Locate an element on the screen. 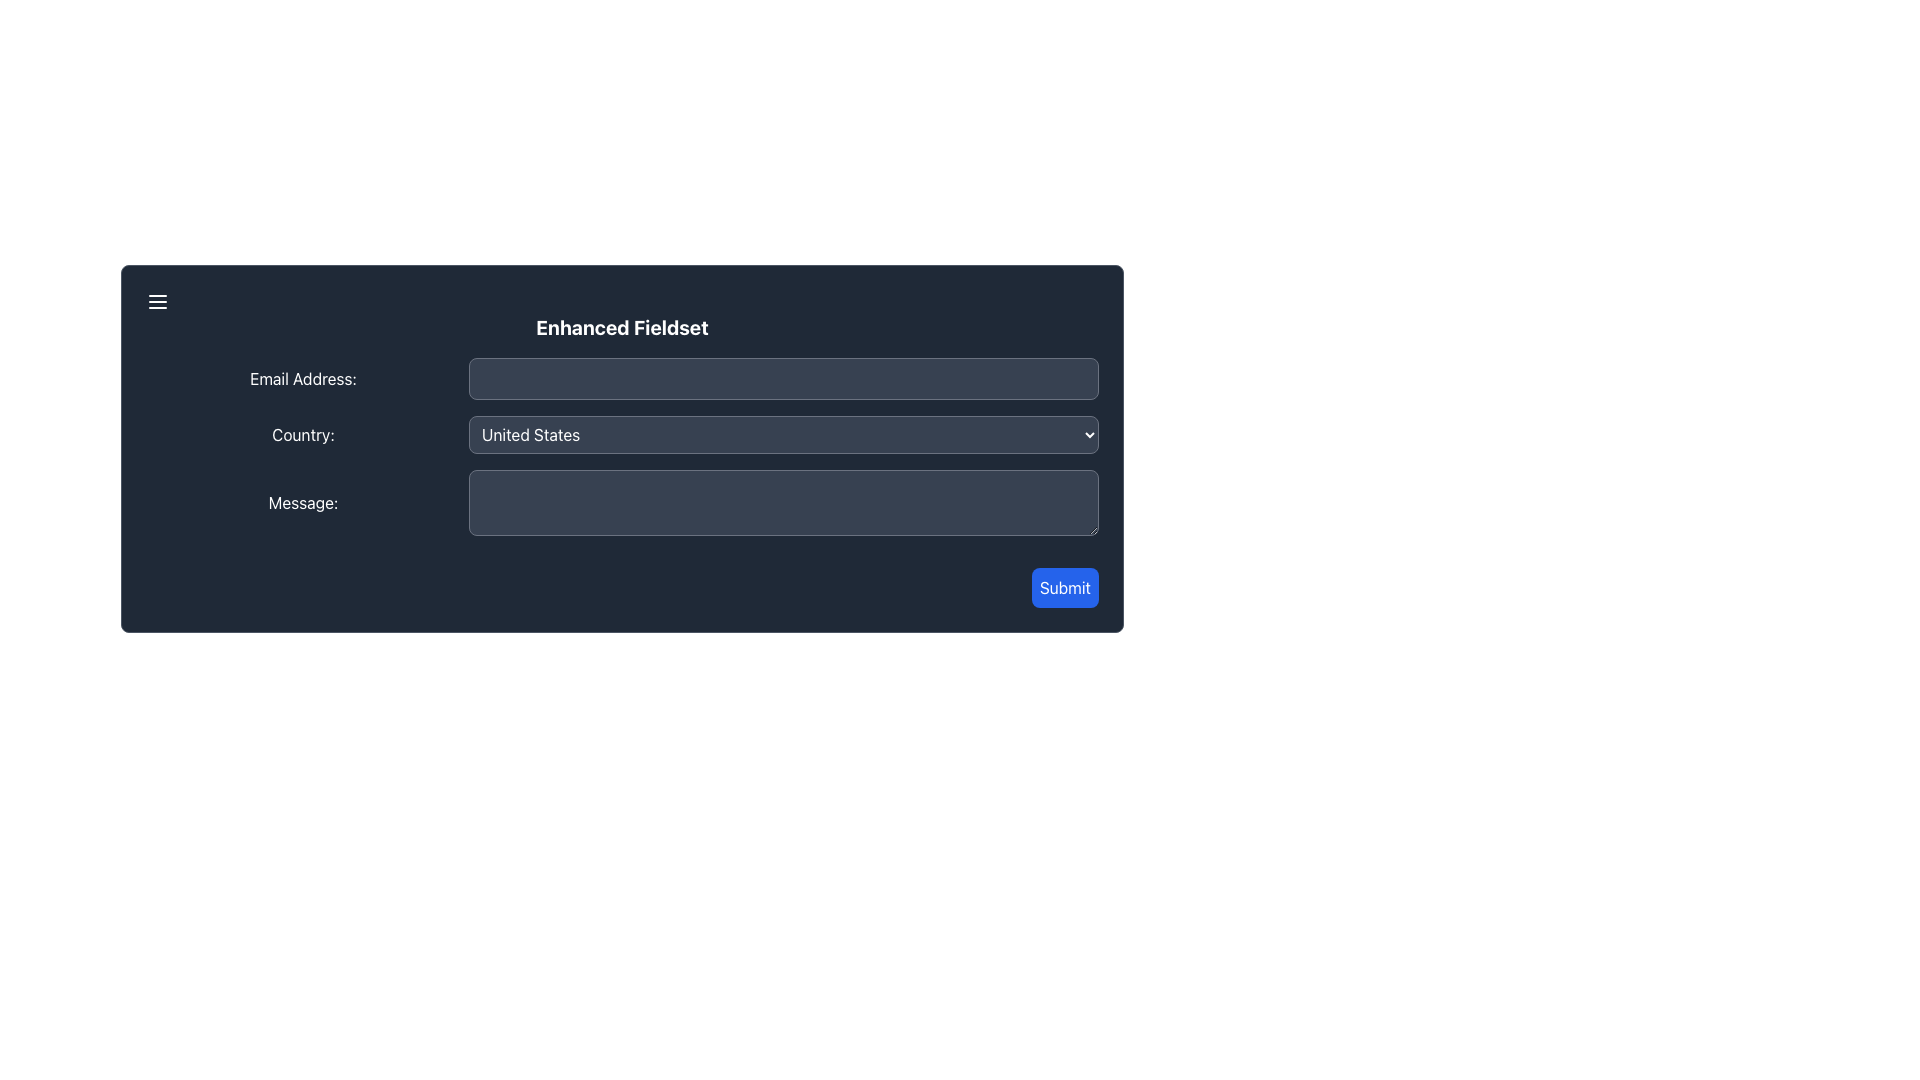 This screenshot has width=1920, height=1080. the message input field located is located at coordinates (621, 501).